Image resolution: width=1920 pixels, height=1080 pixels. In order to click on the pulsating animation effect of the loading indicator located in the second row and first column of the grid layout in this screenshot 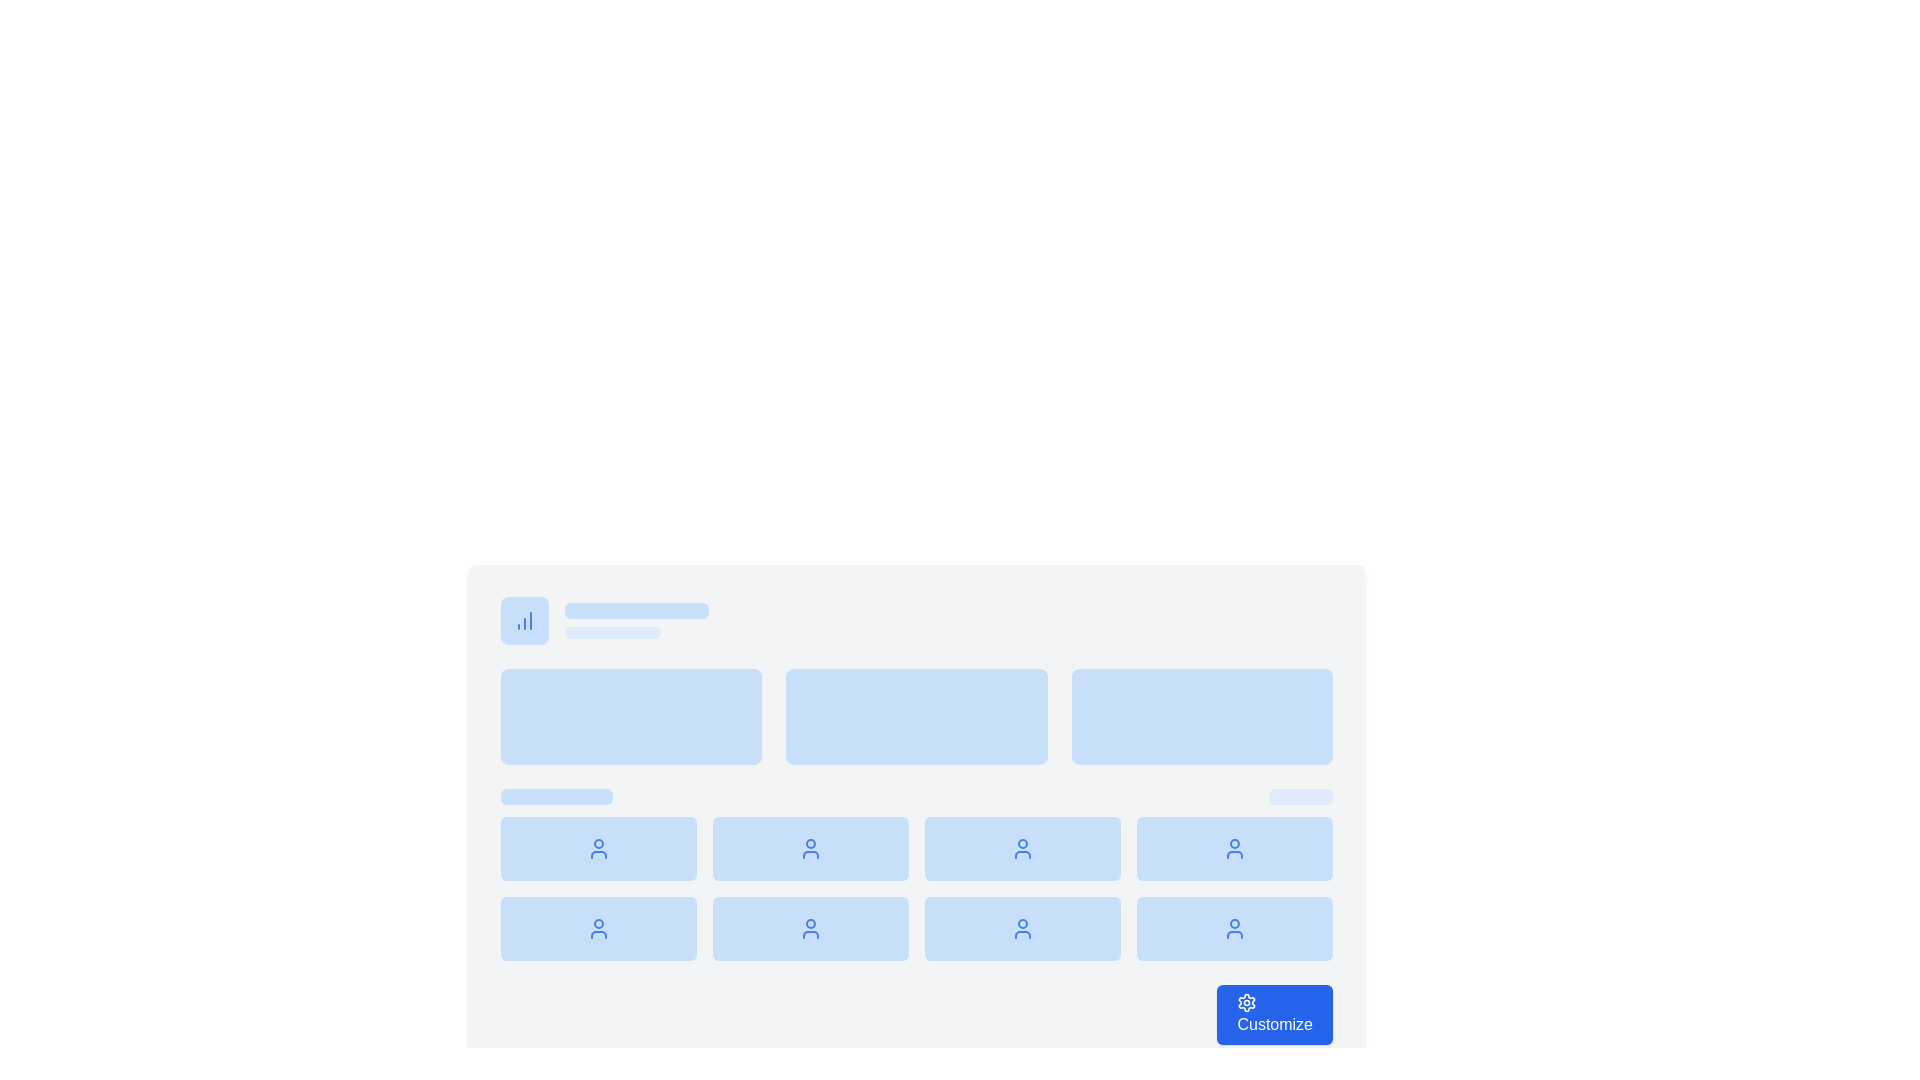, I will do `click(598, 929)`.